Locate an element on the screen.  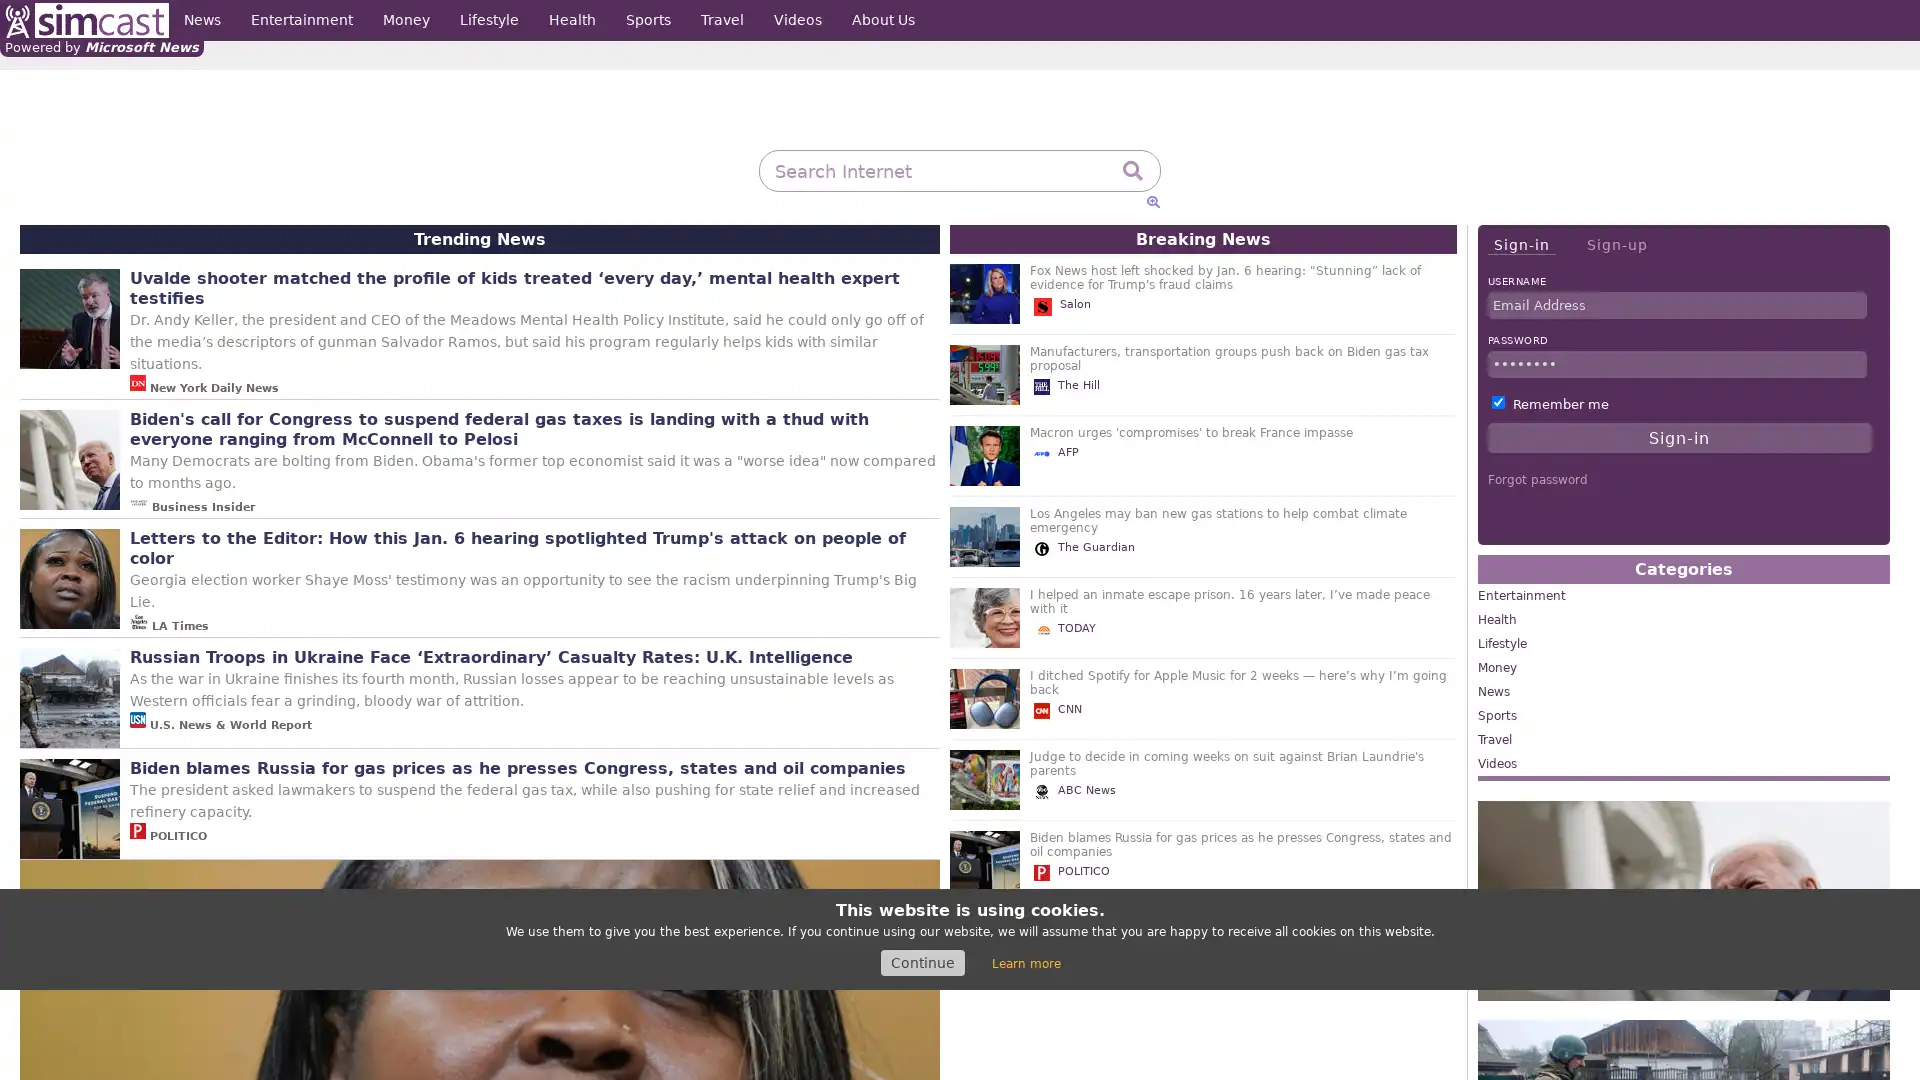
Continue is located at coordinates (921, 962).